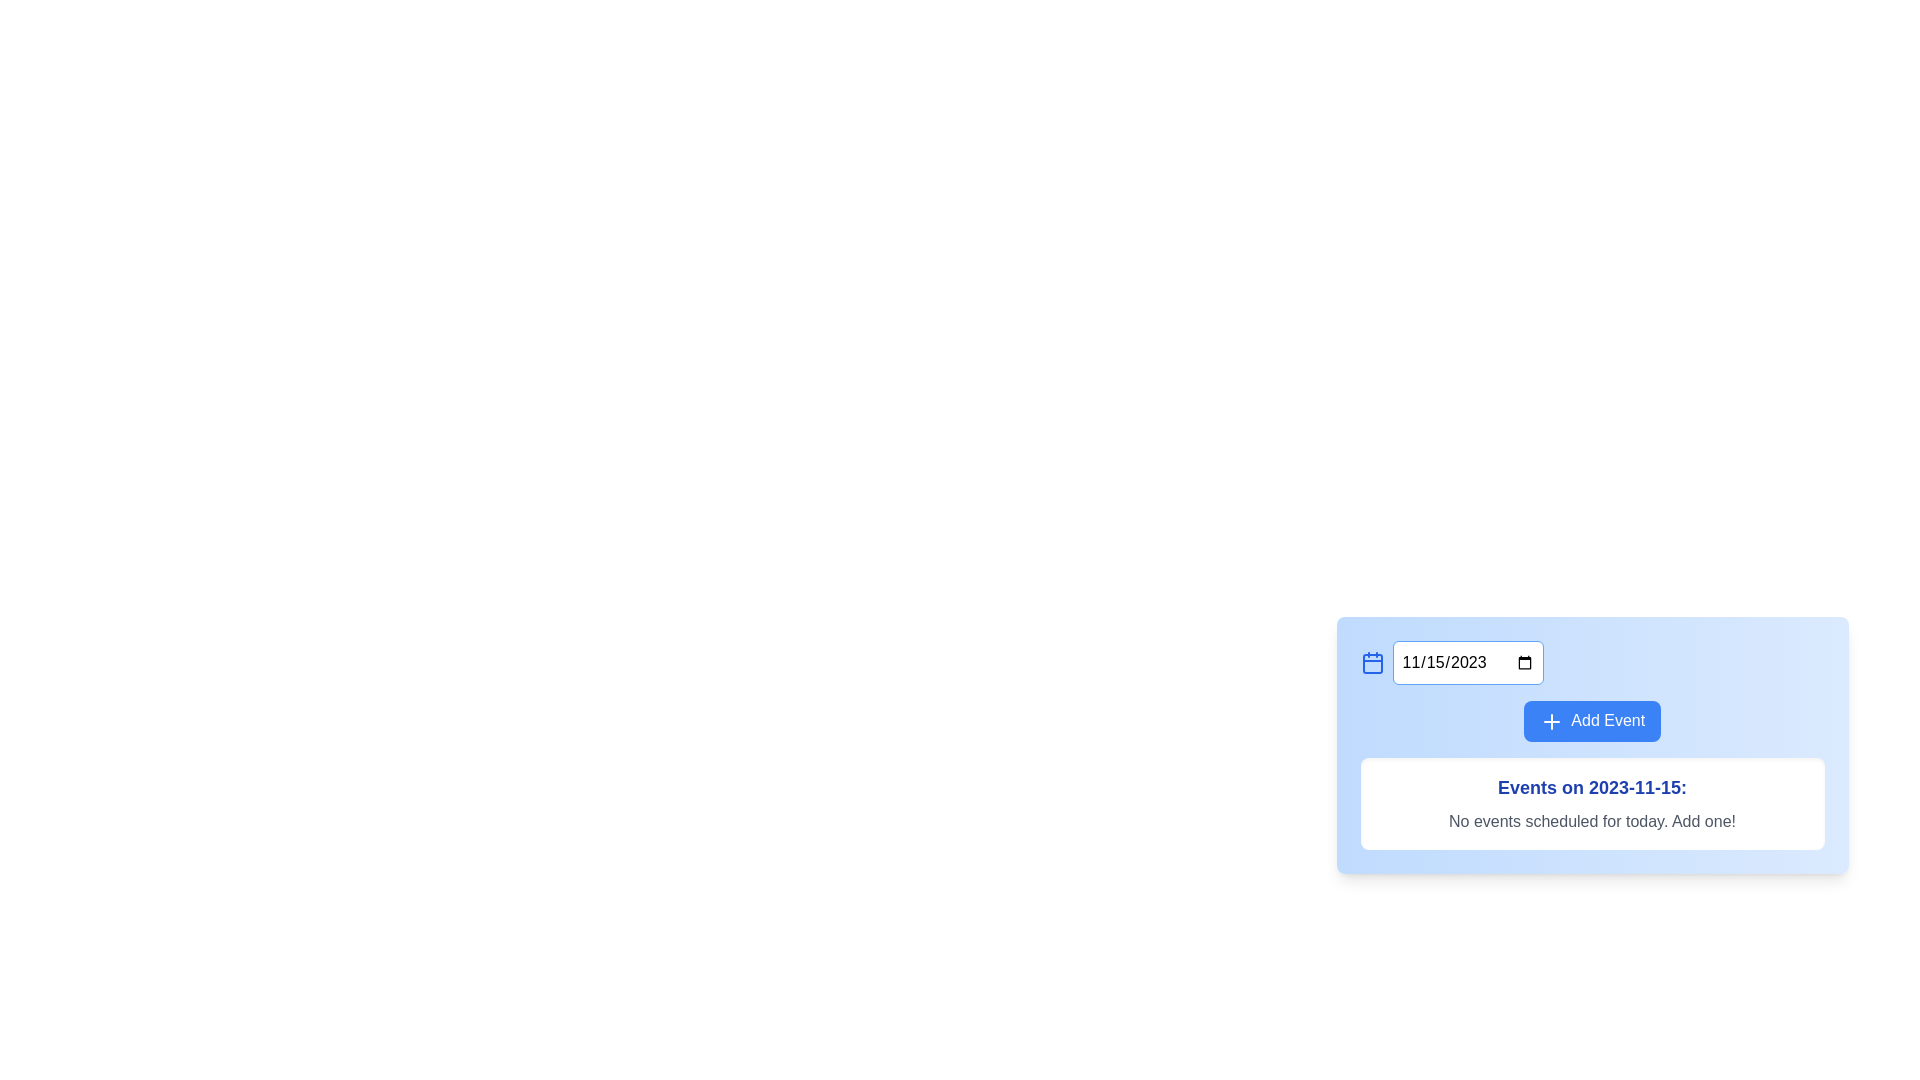 The height and width of the screenshot is (1080, 1920). What do you see at coordinates (1371, 663) in the screenshot?
I see `the calendar icon located at the far left of the horizontal layout, which indicates date-related functionality` at bounding box center [1371, 663].